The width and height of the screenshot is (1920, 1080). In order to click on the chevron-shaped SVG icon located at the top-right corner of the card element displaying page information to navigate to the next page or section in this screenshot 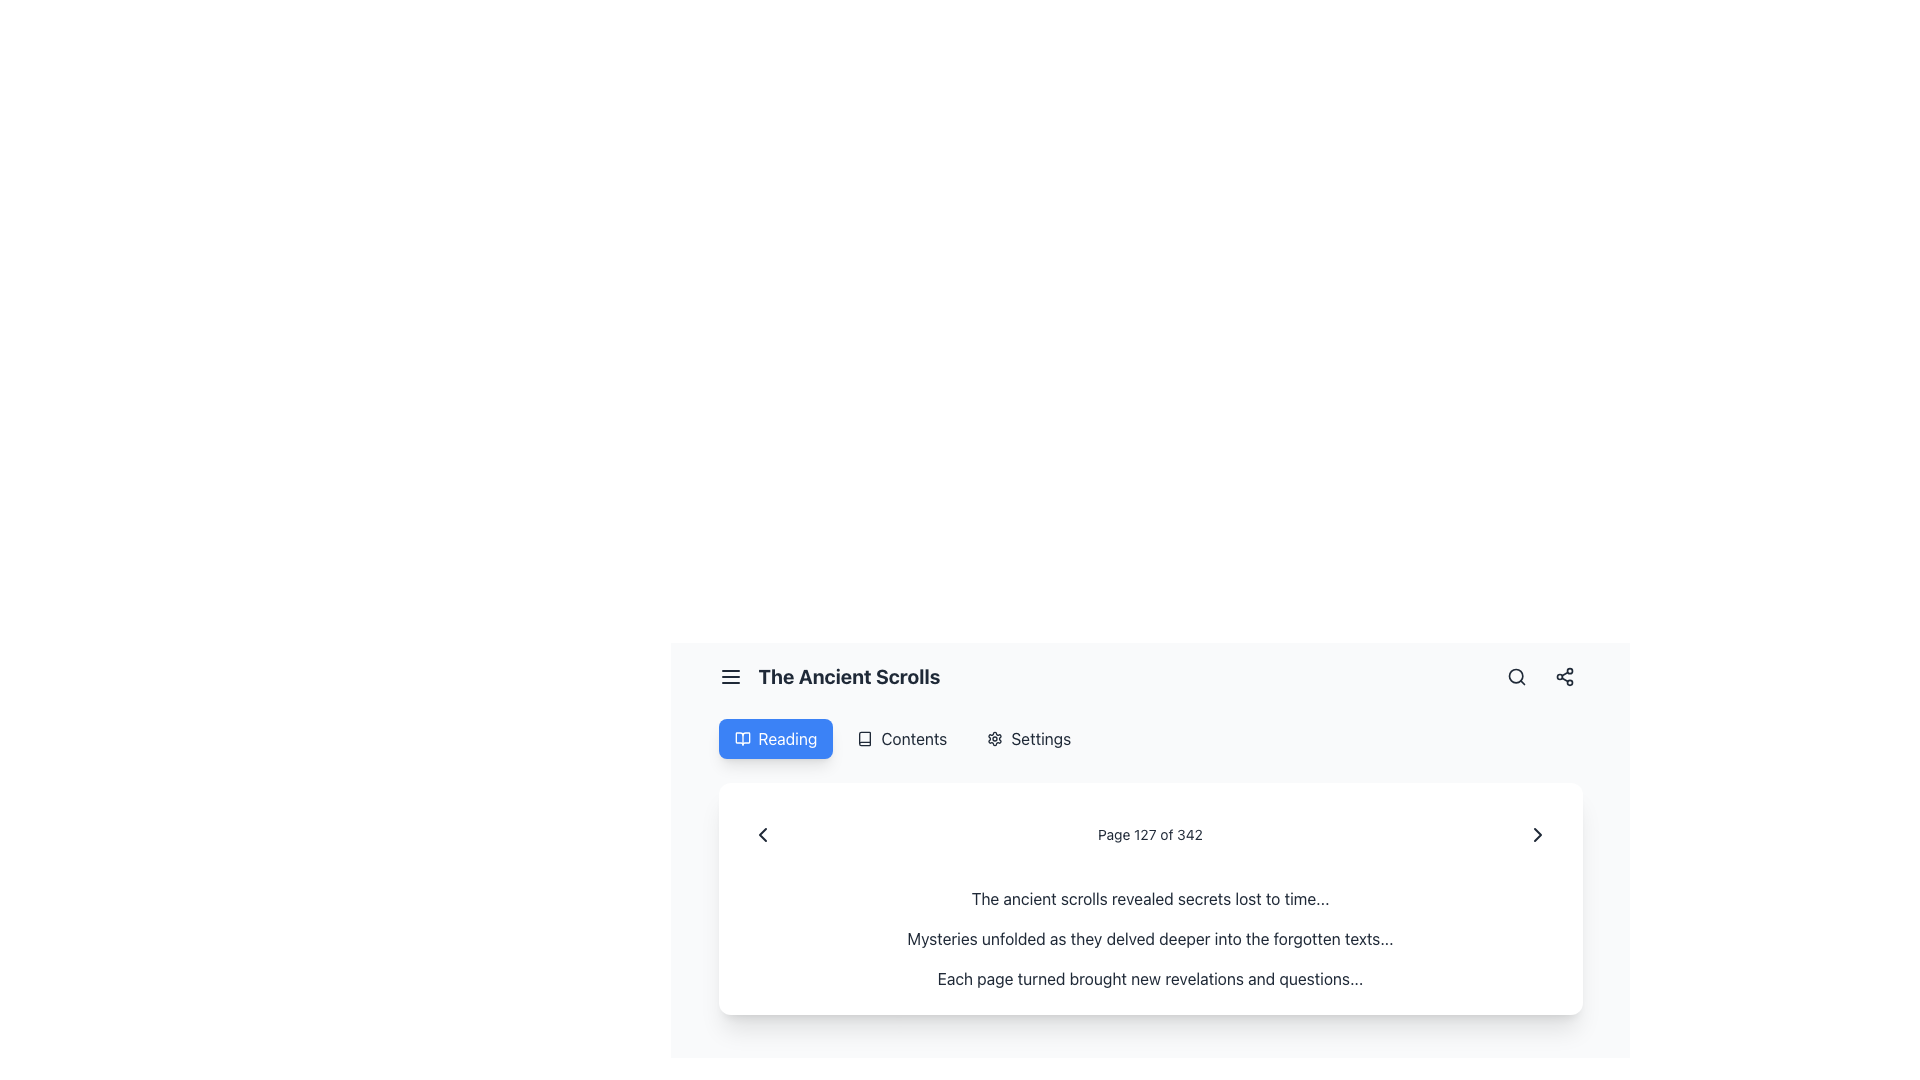, I will do `click(1537, 834)`.